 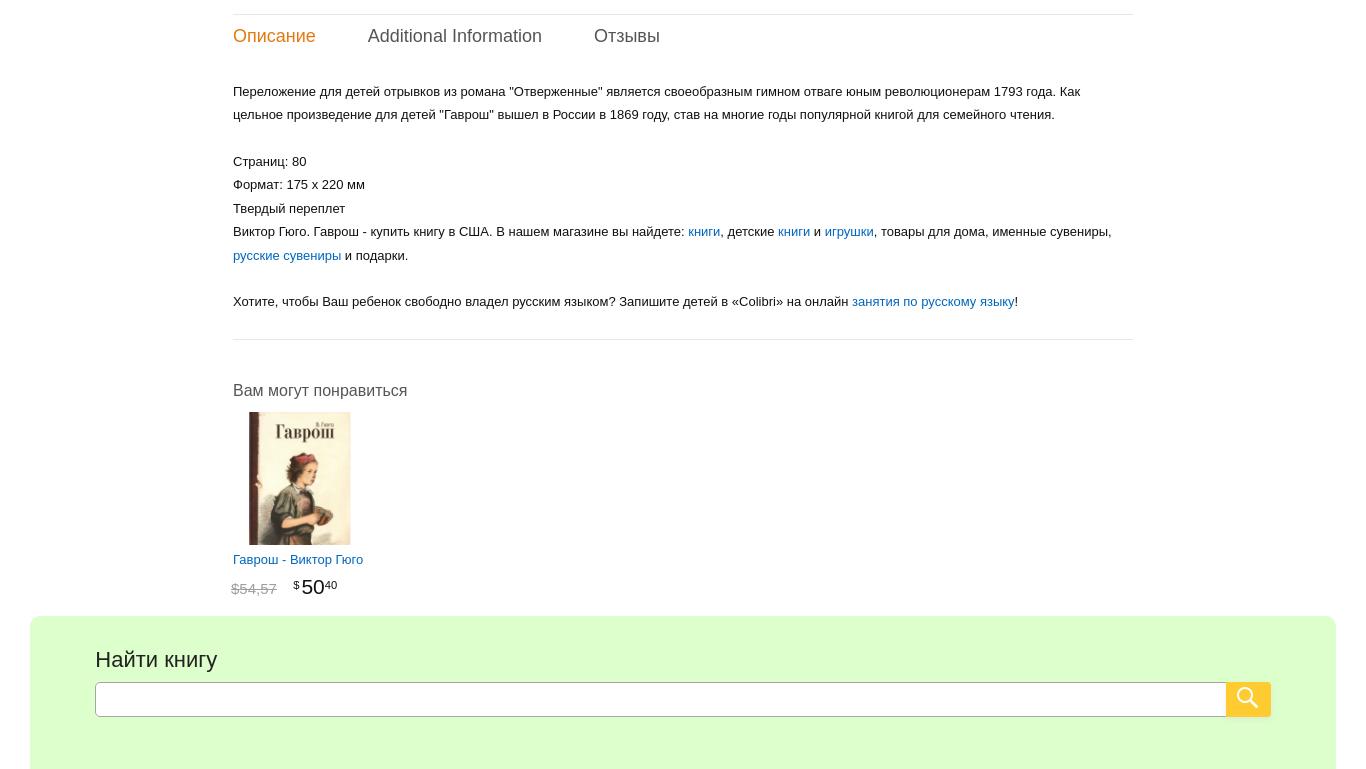 I want to click on 'Хотите, чтобы Ваш ребенок свободно владел русским языком?
Запишите детей в «Colibri» на онлайн', so click(x=542, y=300).